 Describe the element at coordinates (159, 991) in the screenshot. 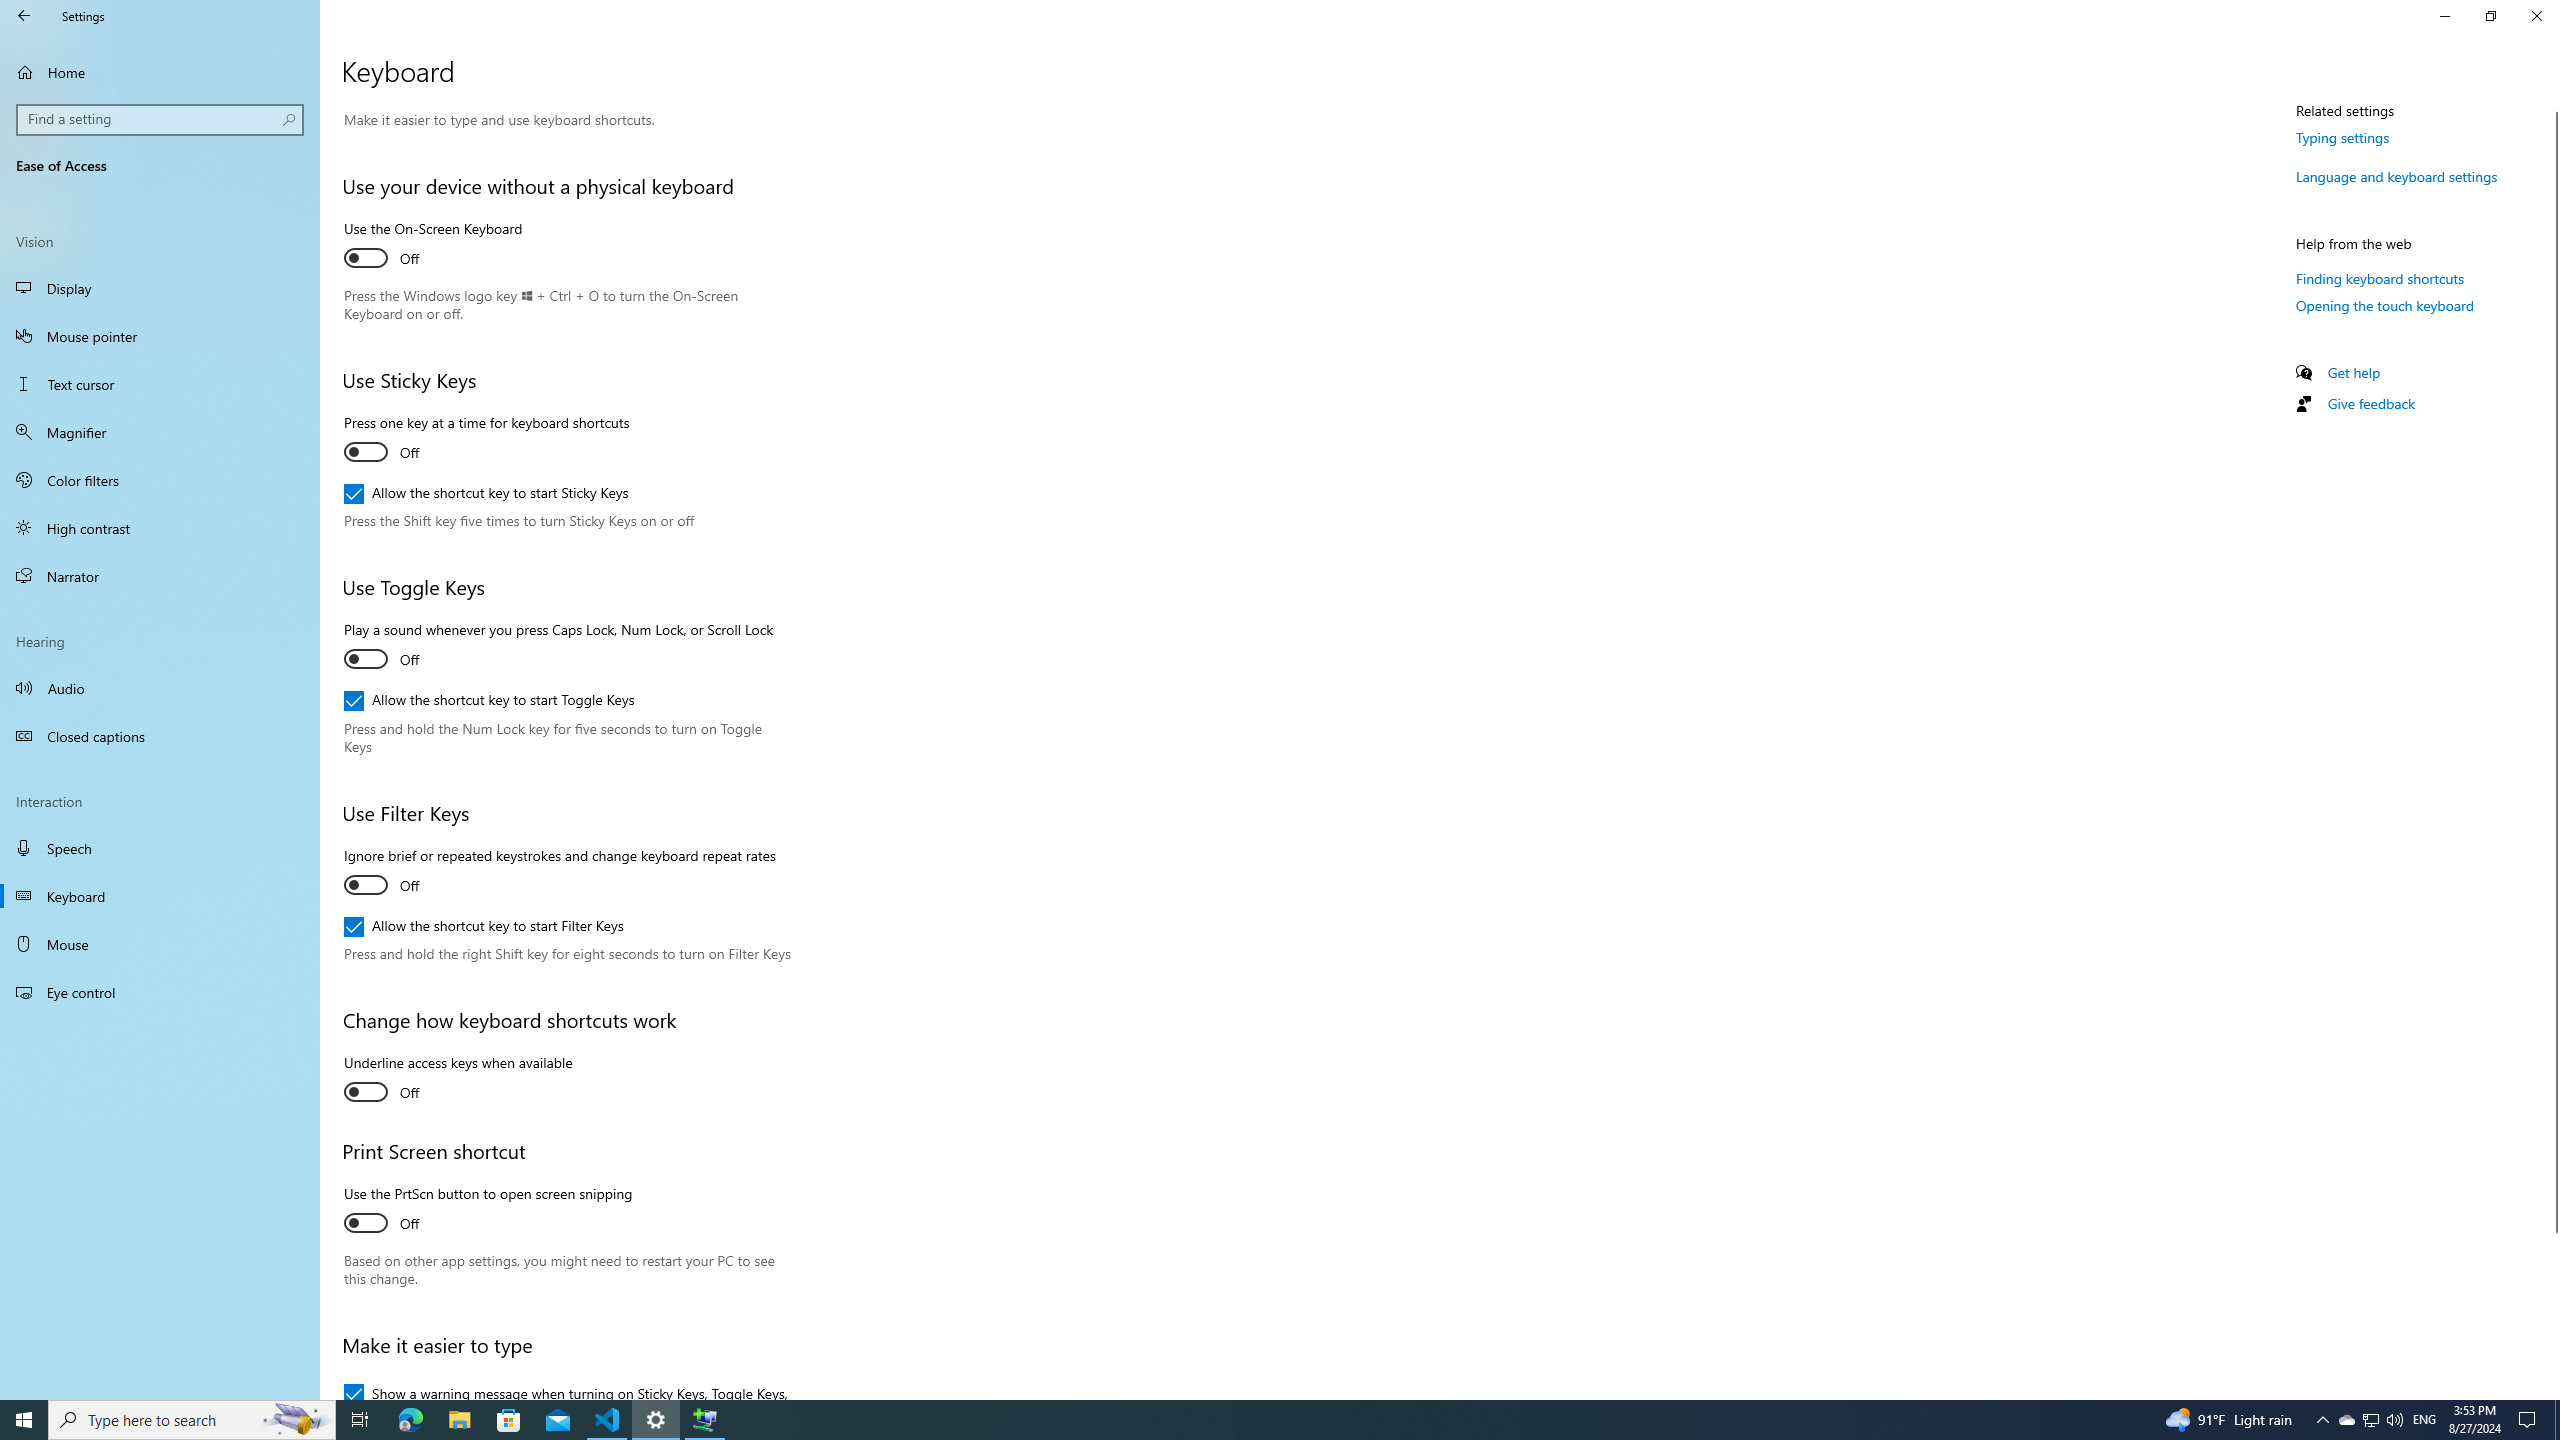

I see `'Eye control'` at that location.